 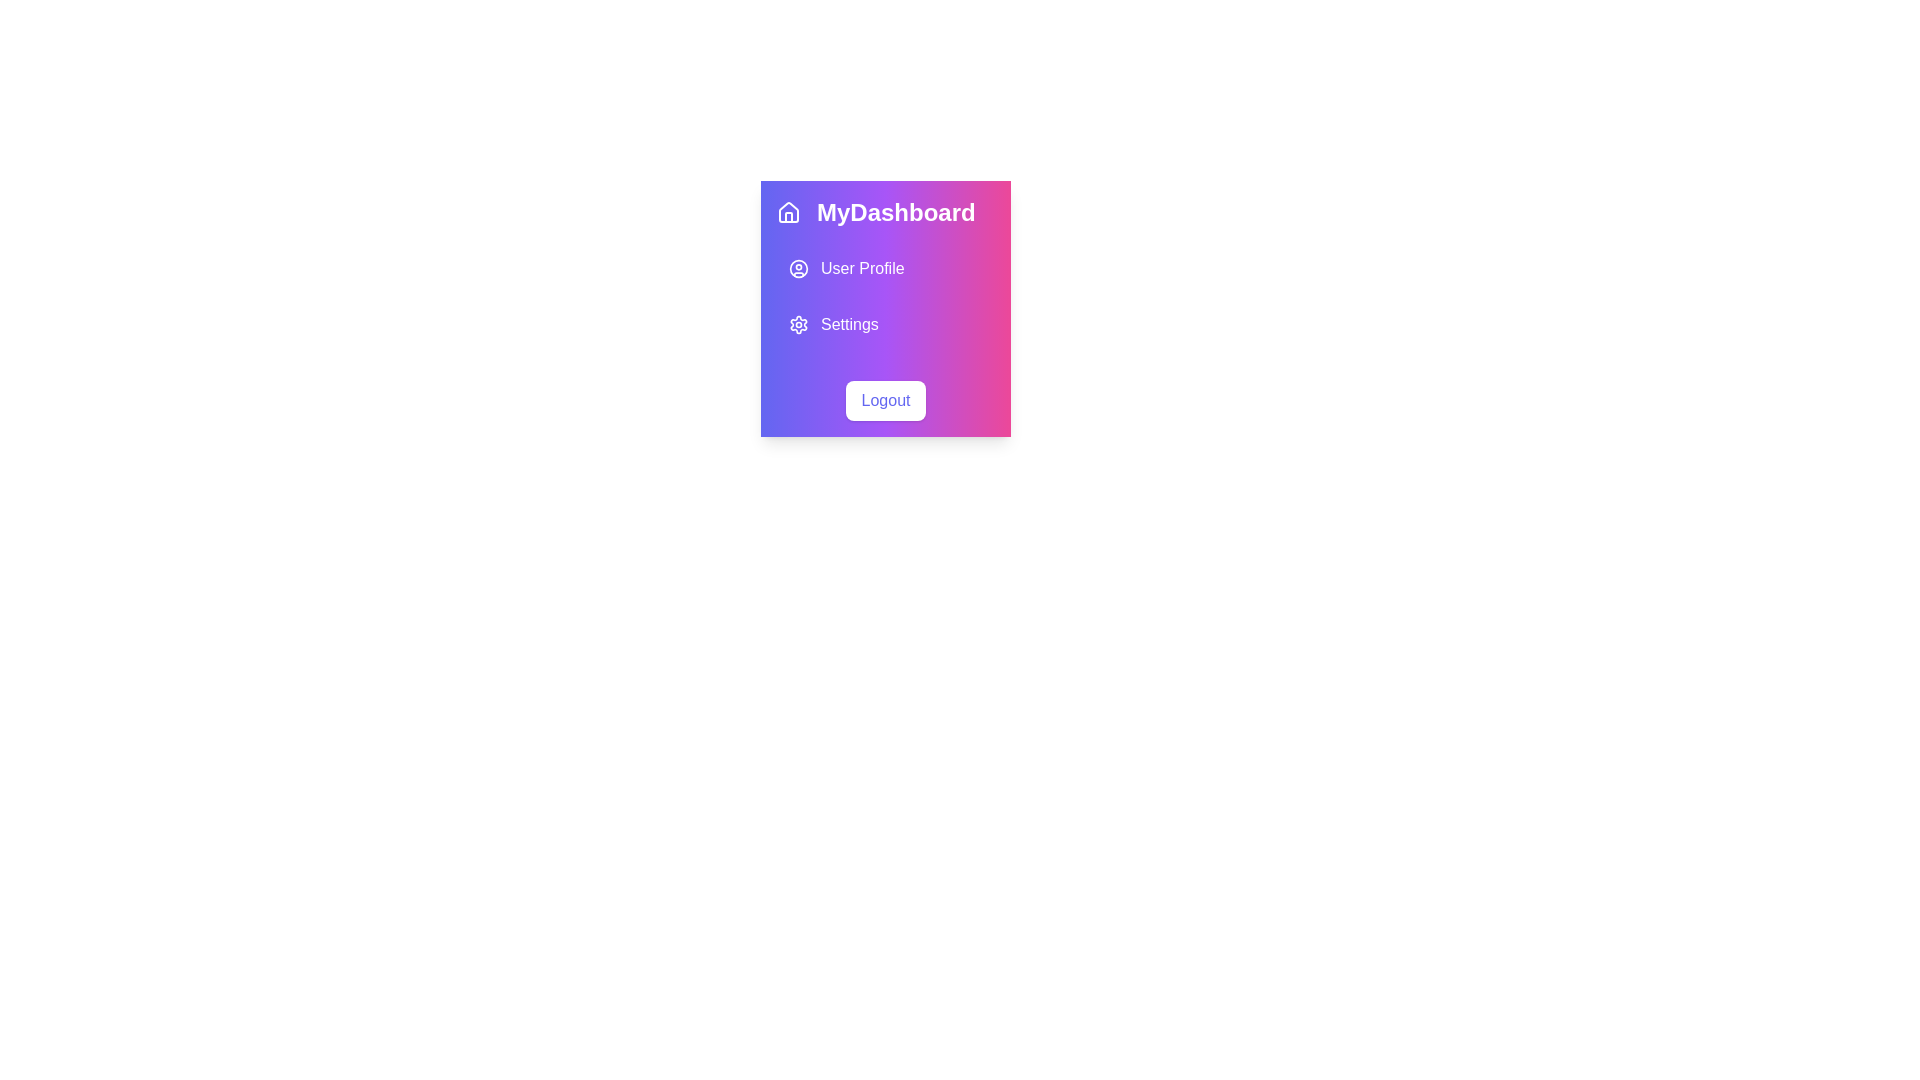 What do you see at coordinates (797, 268) in the screenshot?
I see `the circular outline SVG element that is part of the user-related icon` at bounding box center [797, 268].